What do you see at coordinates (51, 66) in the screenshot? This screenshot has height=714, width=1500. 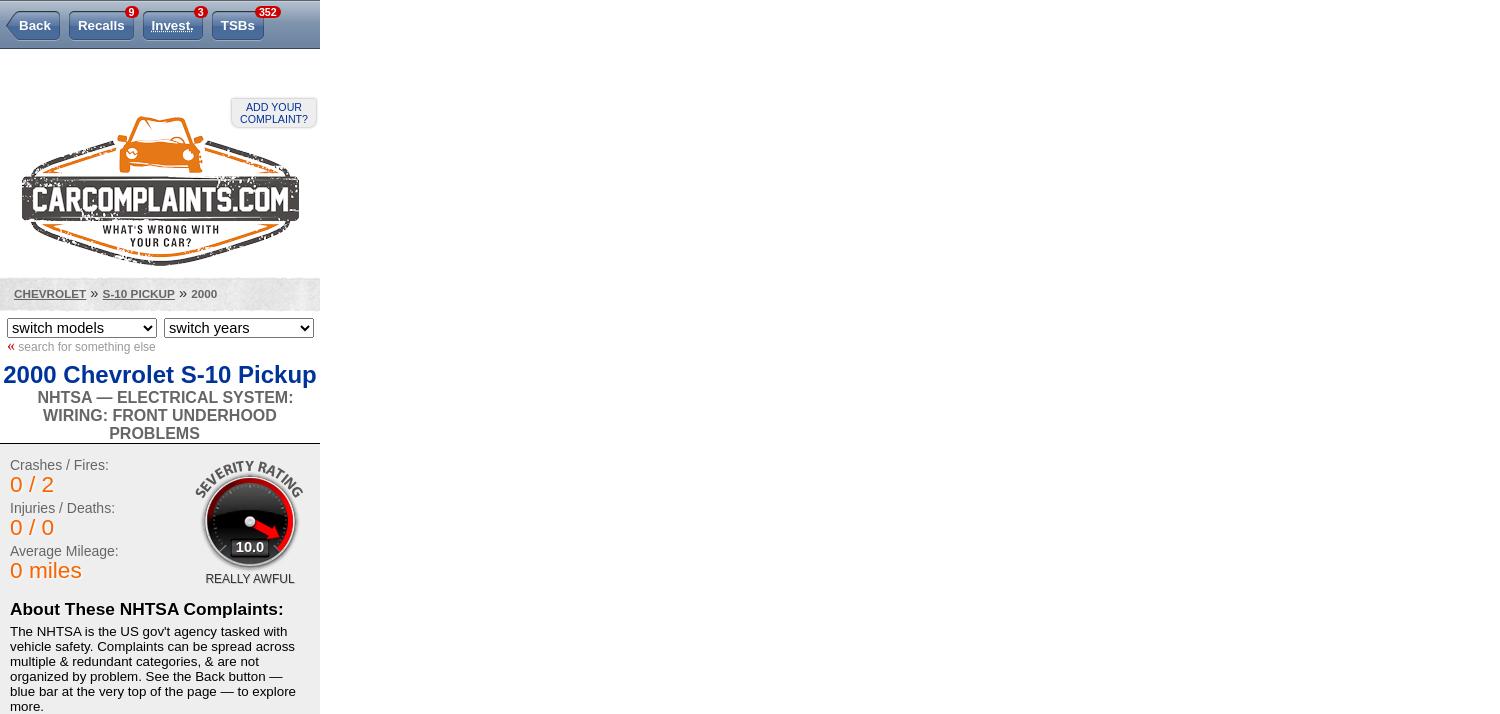 I see `'Lemon Law'` at bounding box center [51, 66].